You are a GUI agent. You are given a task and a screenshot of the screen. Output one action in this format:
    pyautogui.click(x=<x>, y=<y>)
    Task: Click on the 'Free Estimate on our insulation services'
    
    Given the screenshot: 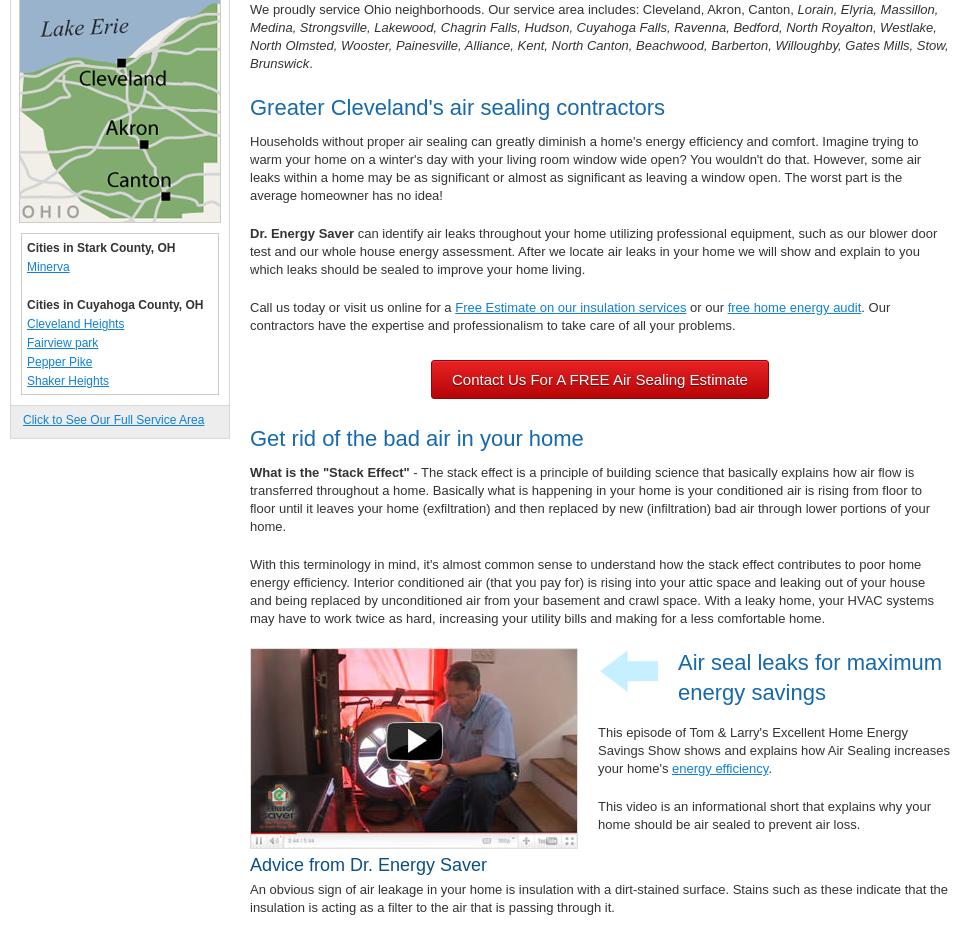 What is the action you would take?
    pyautogui.click(x=570, y=306)
    